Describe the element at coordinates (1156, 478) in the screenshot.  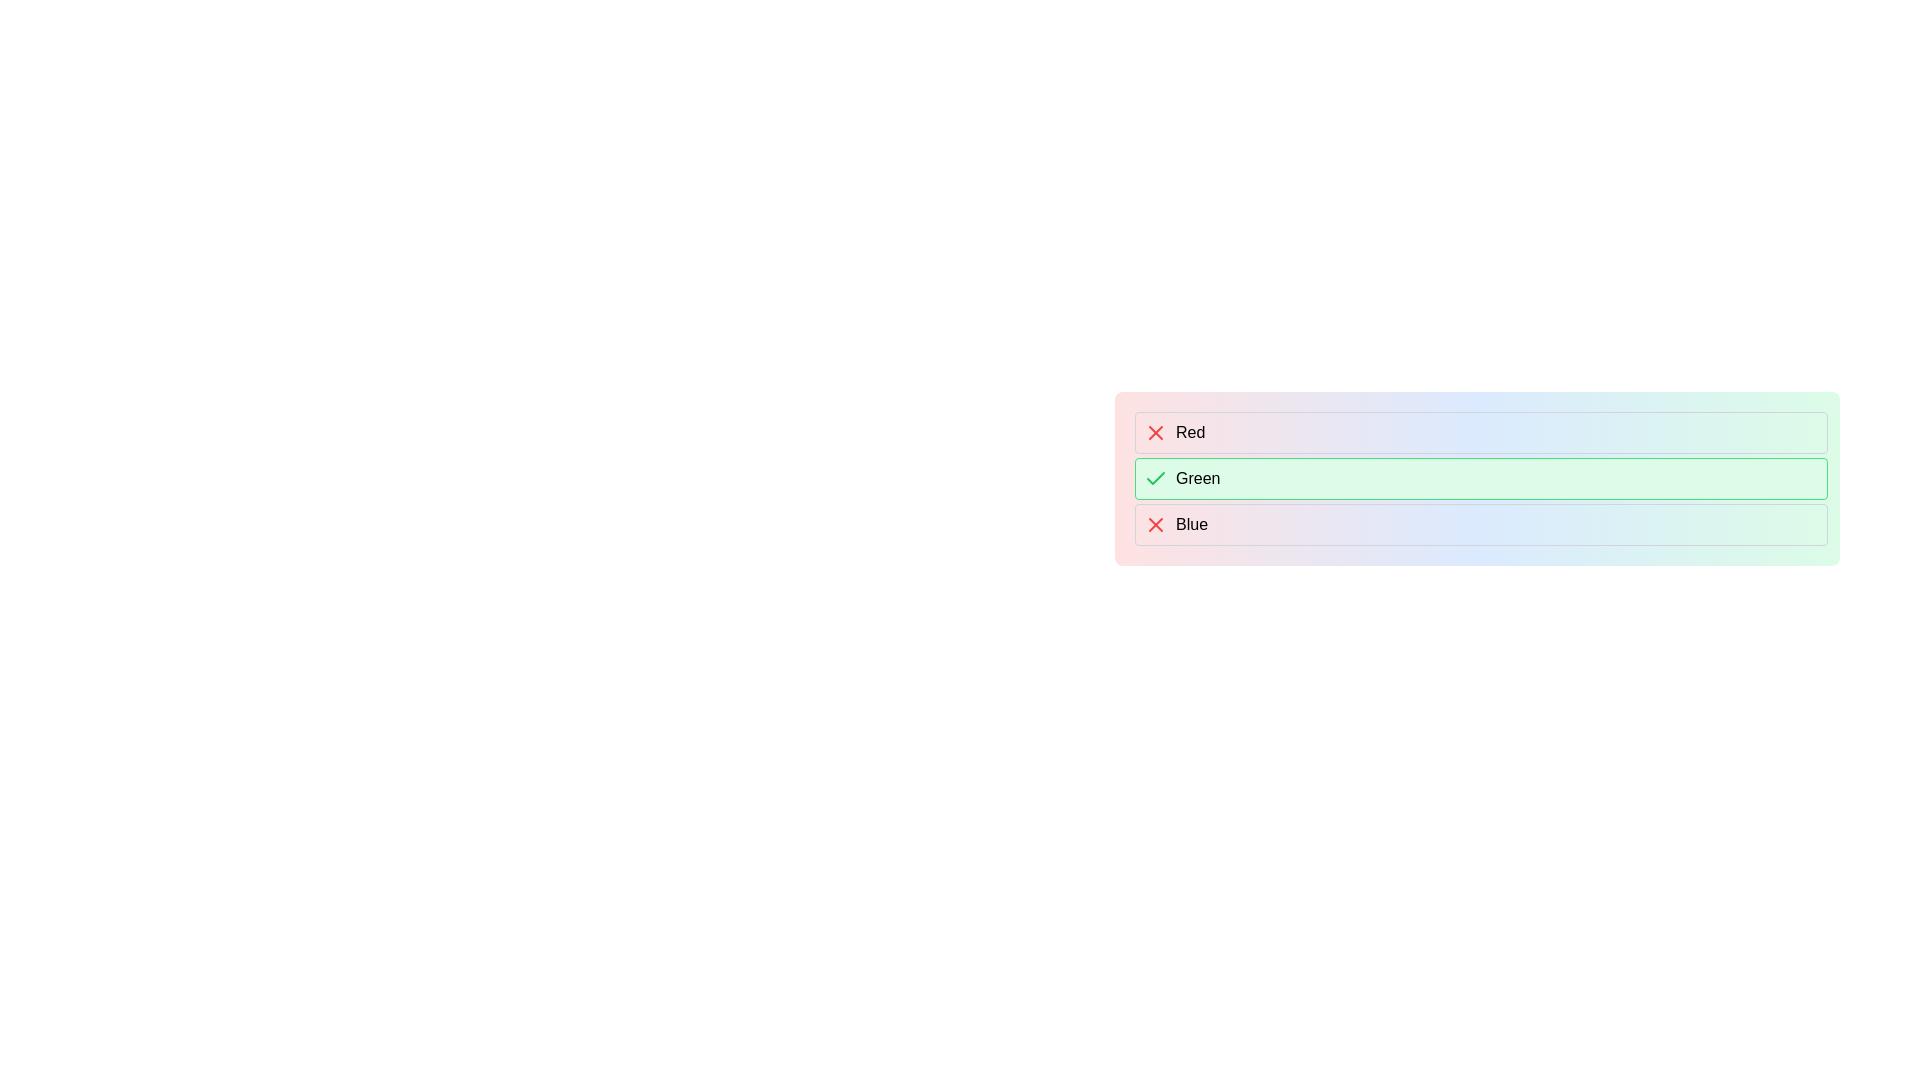
I see `the green checkmark icon located within the green-colored background box associated with the 'Green' label` at that location.